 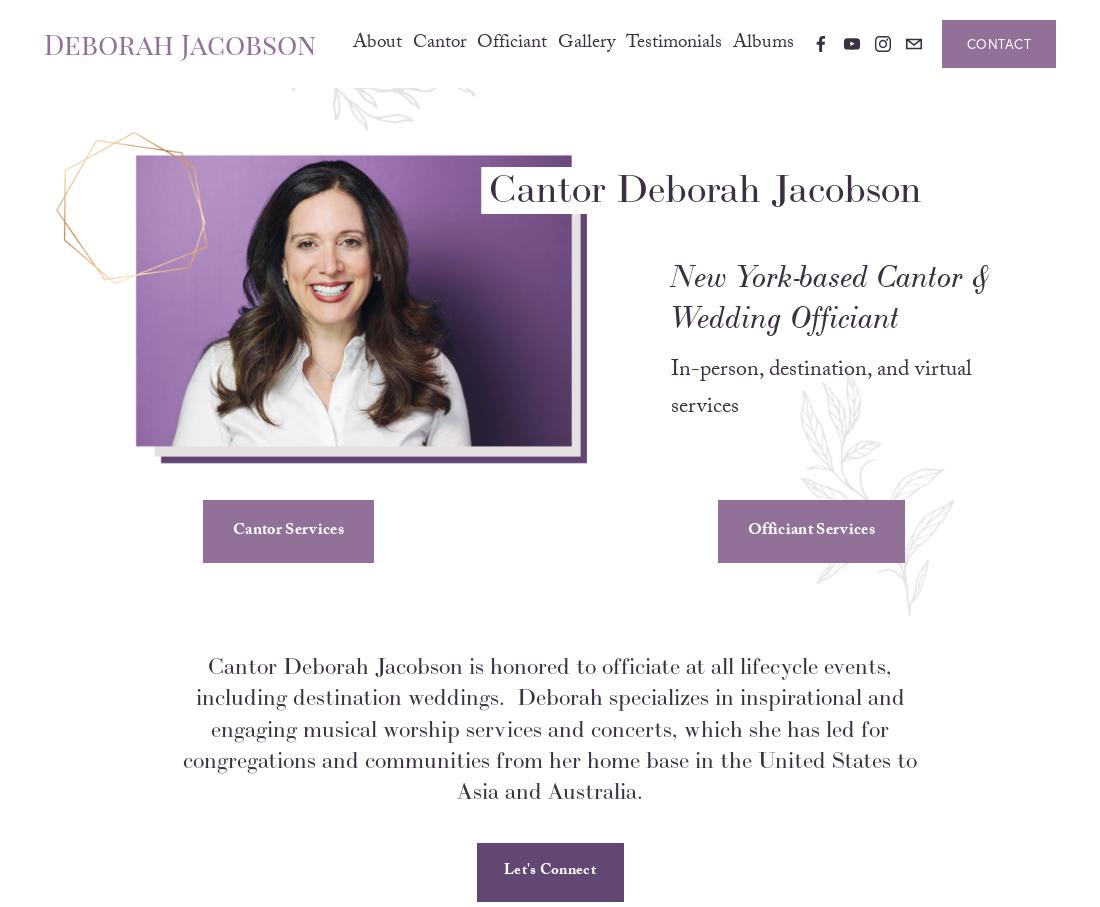 What do you see at coordinates (833, 323) in the screenshot?
I see `'New York-based Cantor & Wedding Officiant'` at bounding box center [833, 323].